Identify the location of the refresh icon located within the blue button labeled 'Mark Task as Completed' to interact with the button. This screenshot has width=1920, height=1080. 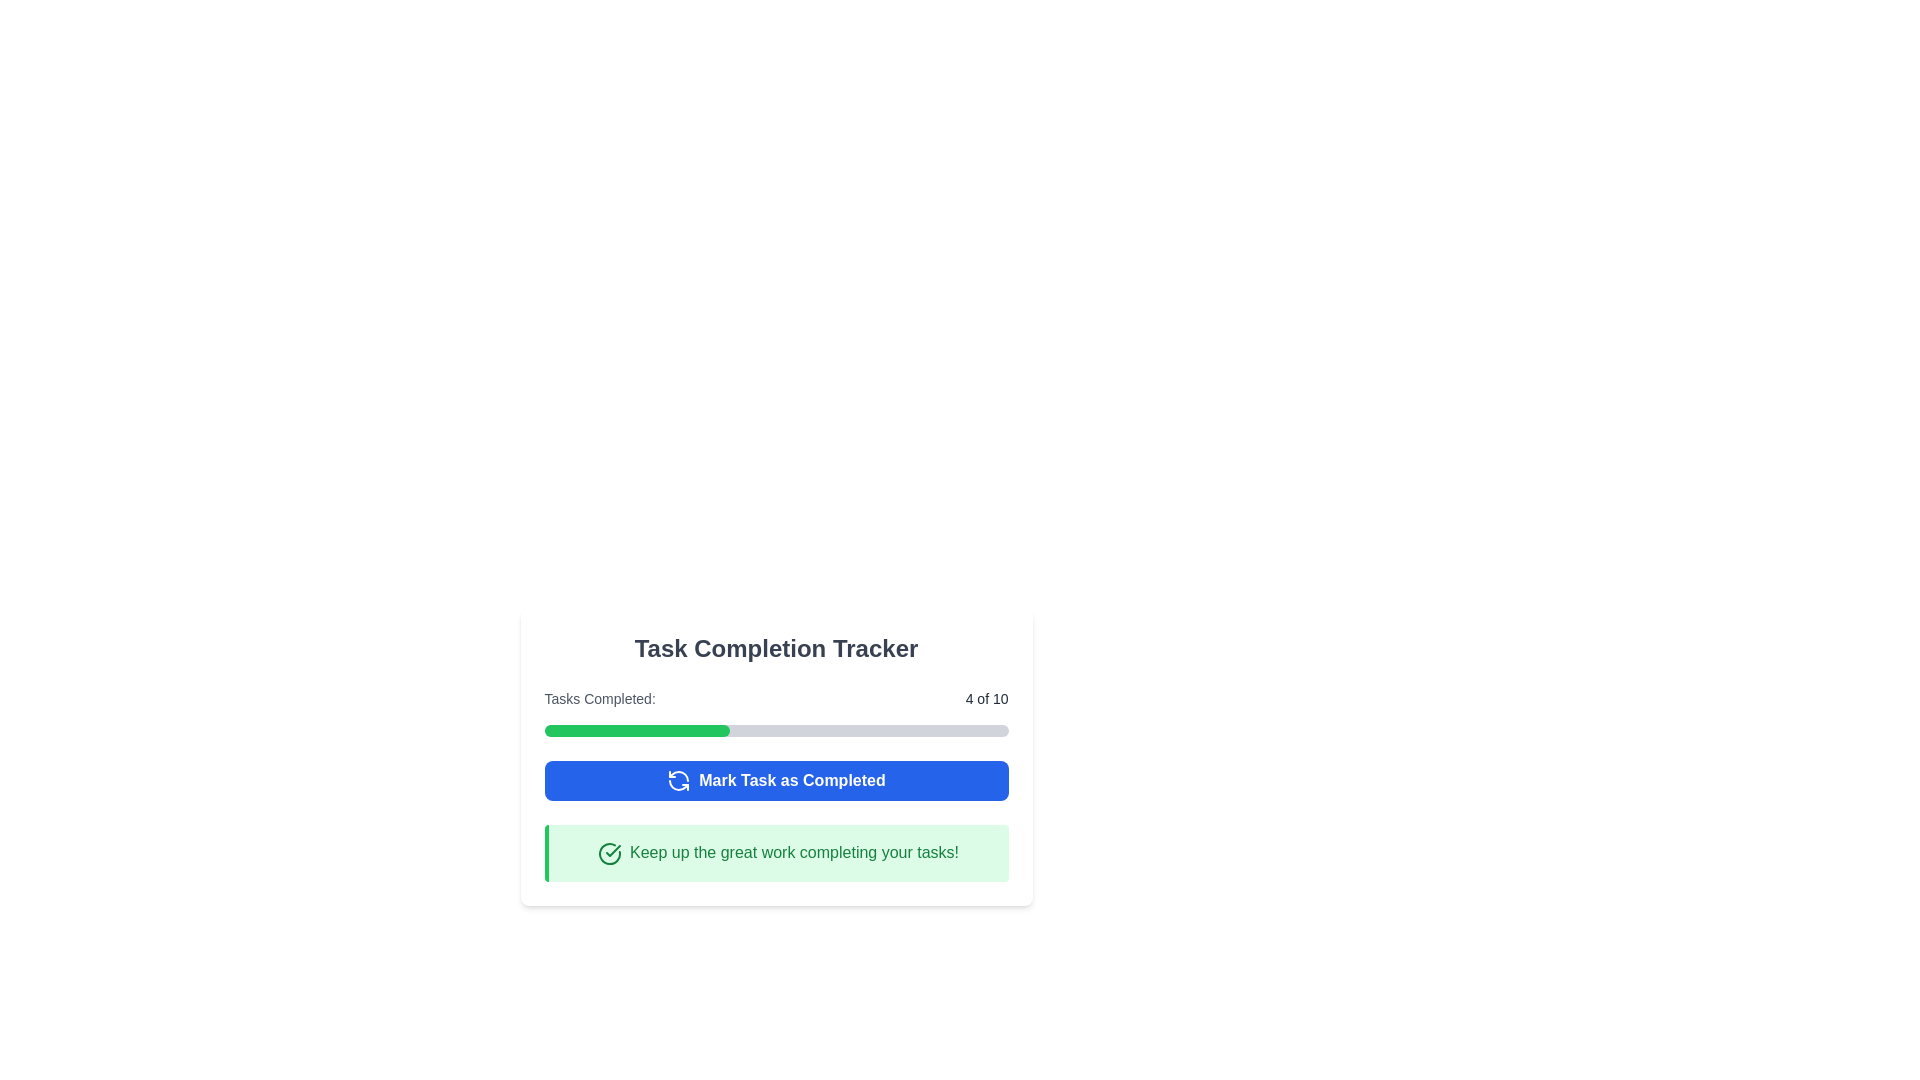
(679, 779).